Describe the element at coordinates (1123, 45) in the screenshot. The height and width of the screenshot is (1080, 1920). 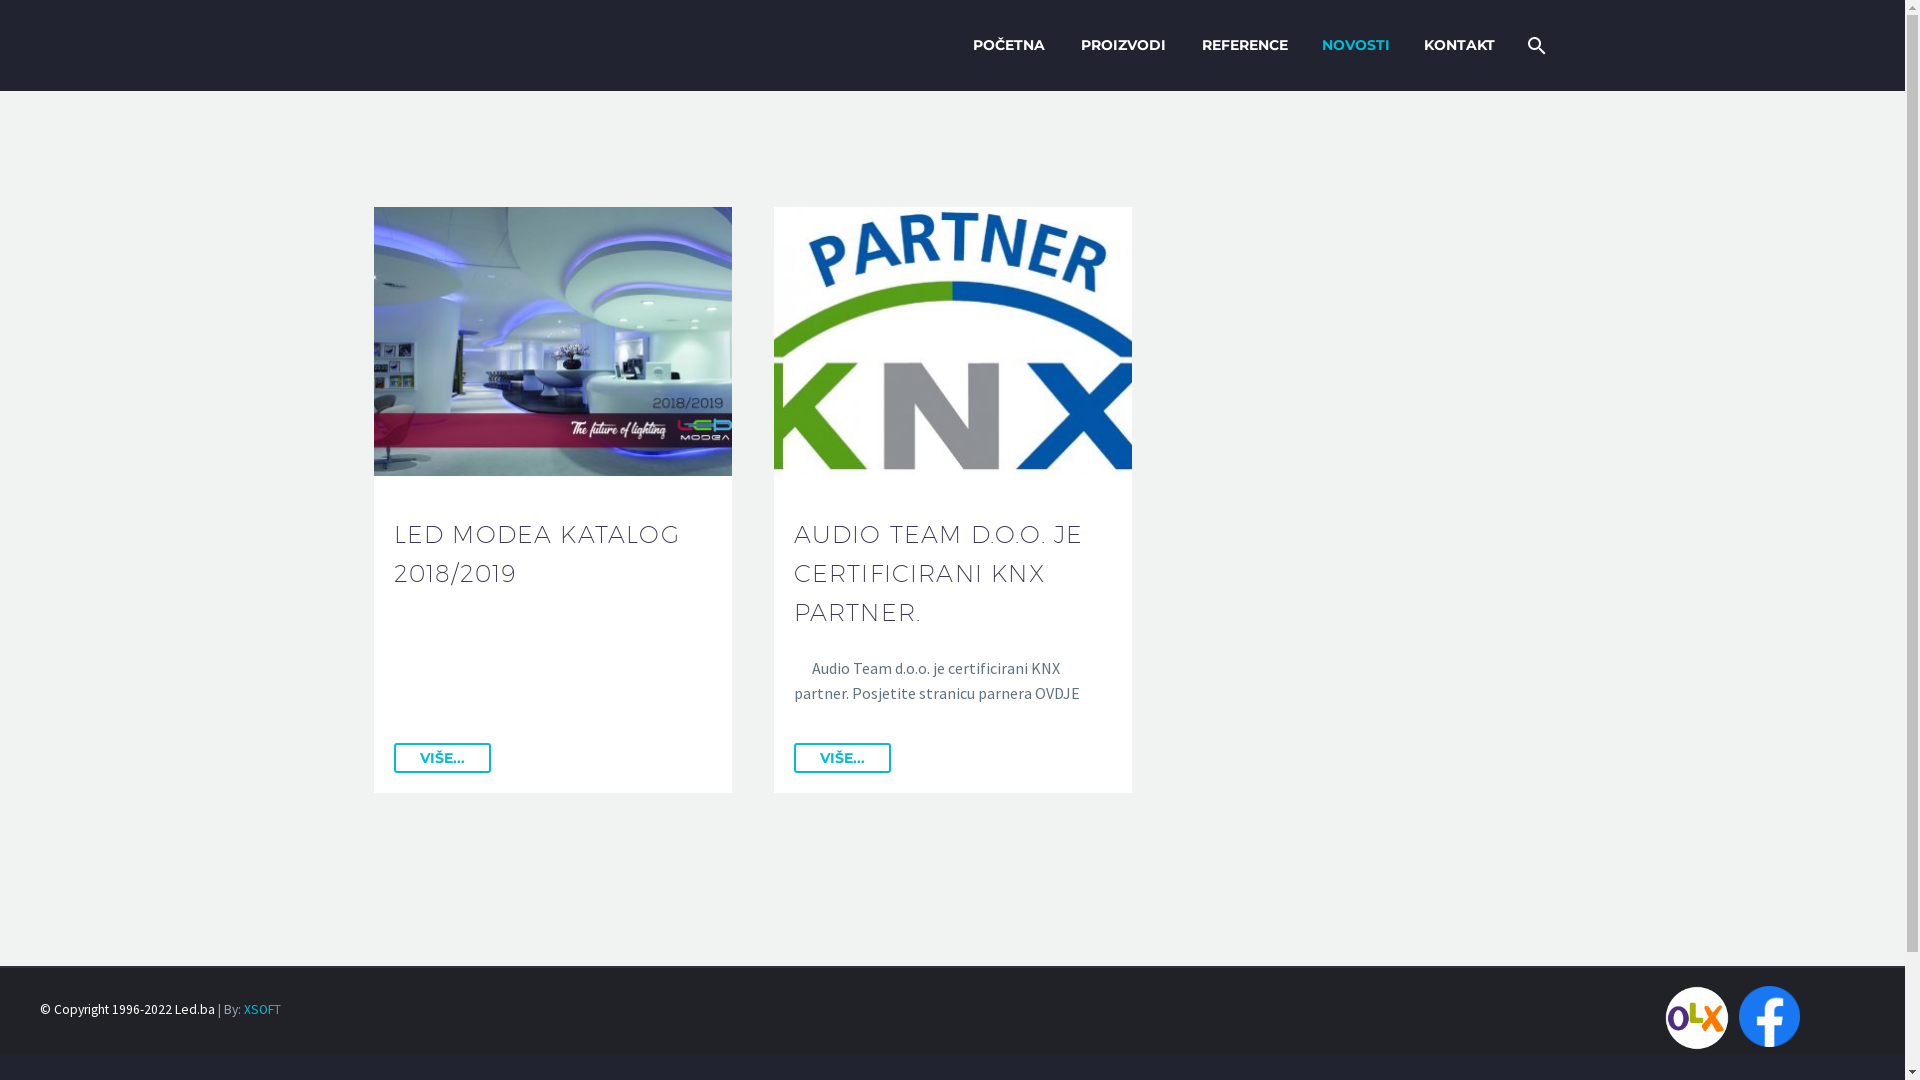
I see `'PROIZVODI'` at that location.